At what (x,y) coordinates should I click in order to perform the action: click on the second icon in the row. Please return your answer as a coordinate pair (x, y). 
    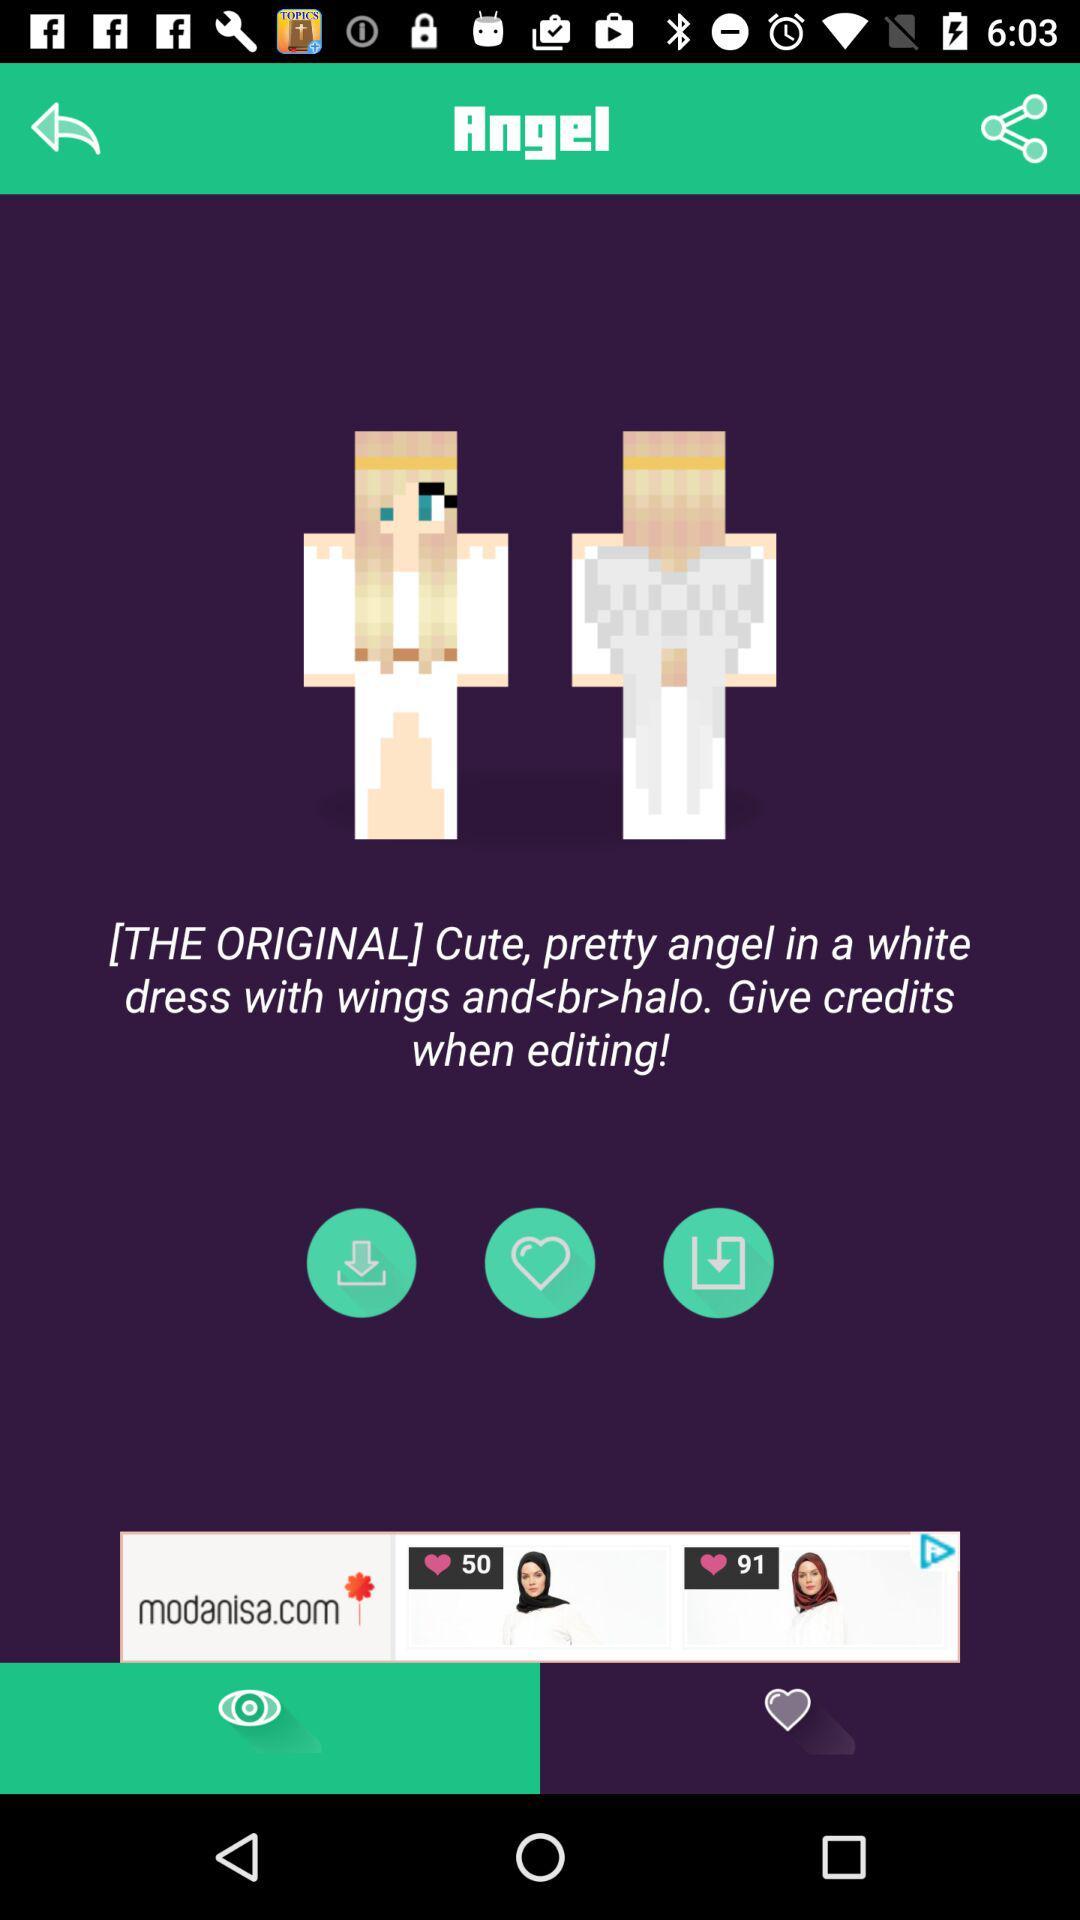
    Looking at the image, I should click on (540, 1261).